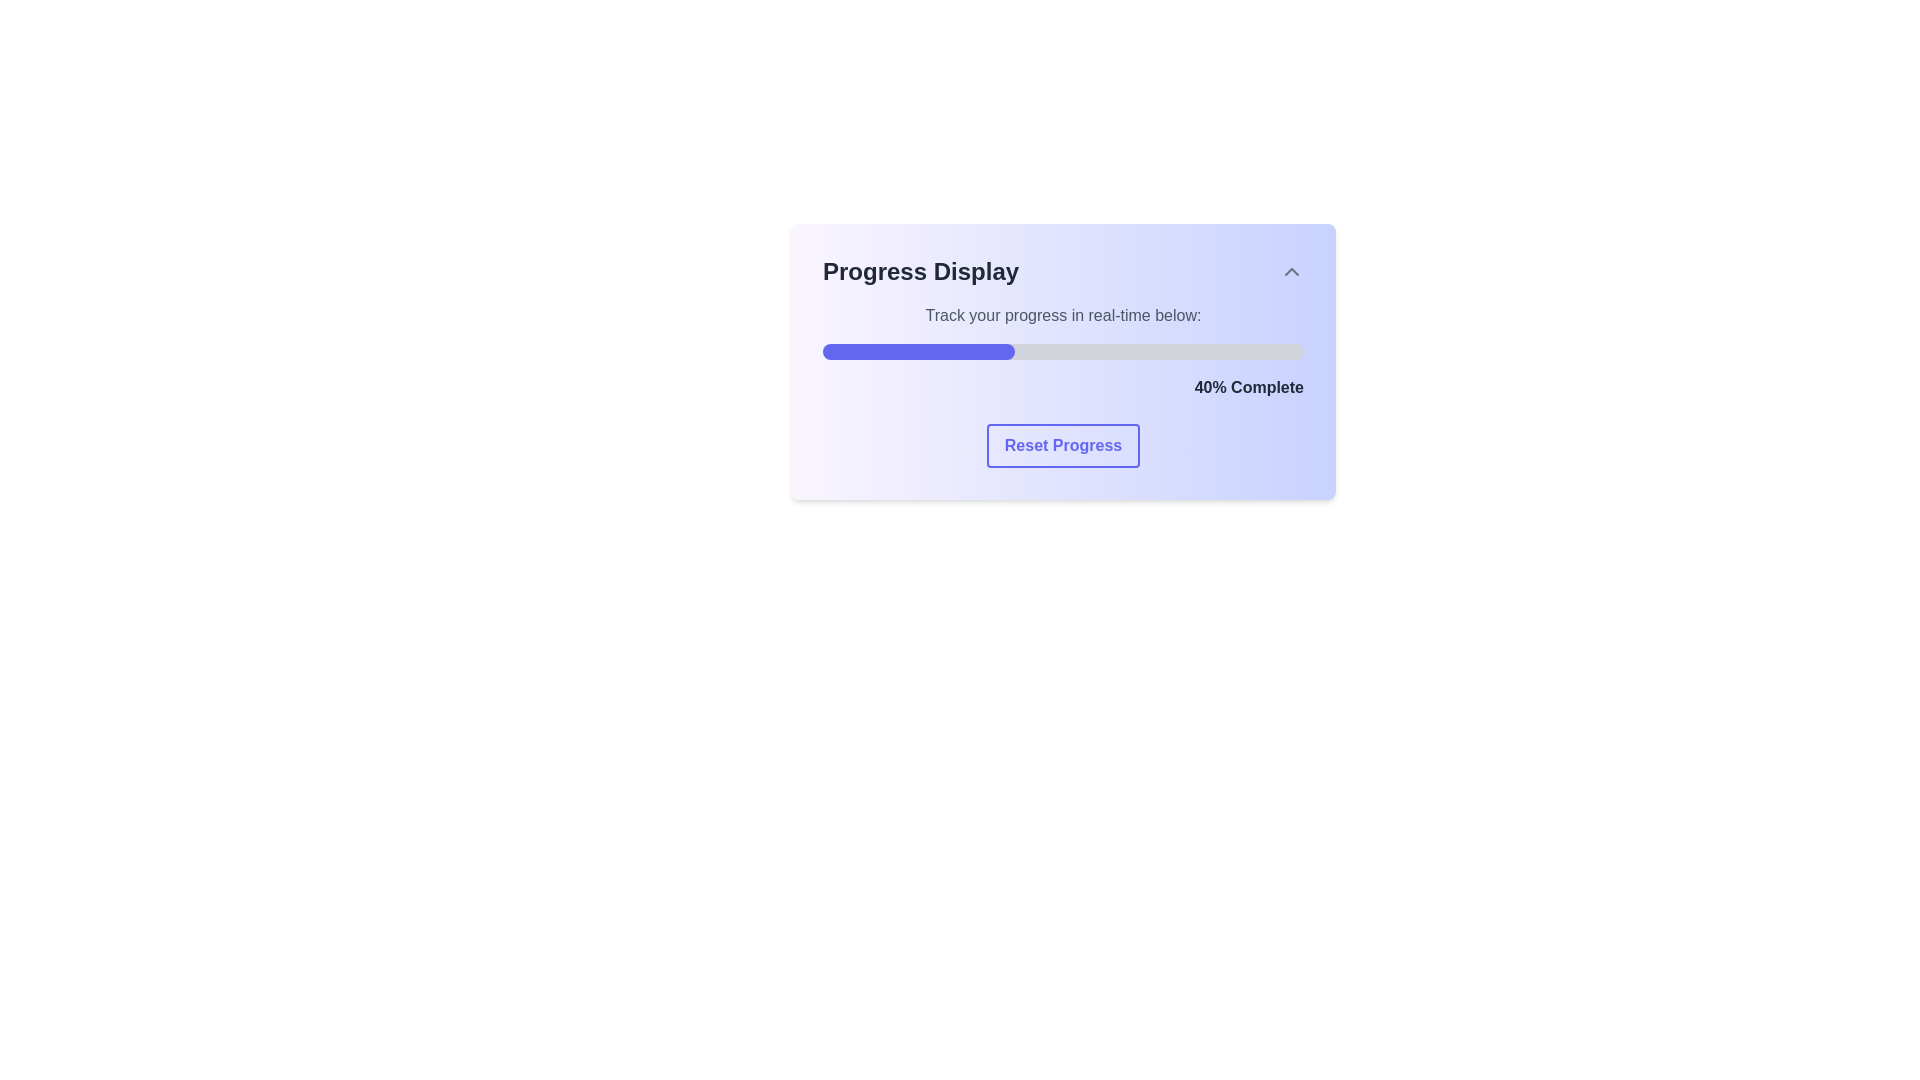 Image resolution: width=1920 pixels, height=1080 pixels. Describe the element at coordinates (1291, 272) in the screenshot. I see `the upwards-facing chevron arrow icon located in the header section titled 'Progress Display', positioned at the top-right corner next to the title` at that location.